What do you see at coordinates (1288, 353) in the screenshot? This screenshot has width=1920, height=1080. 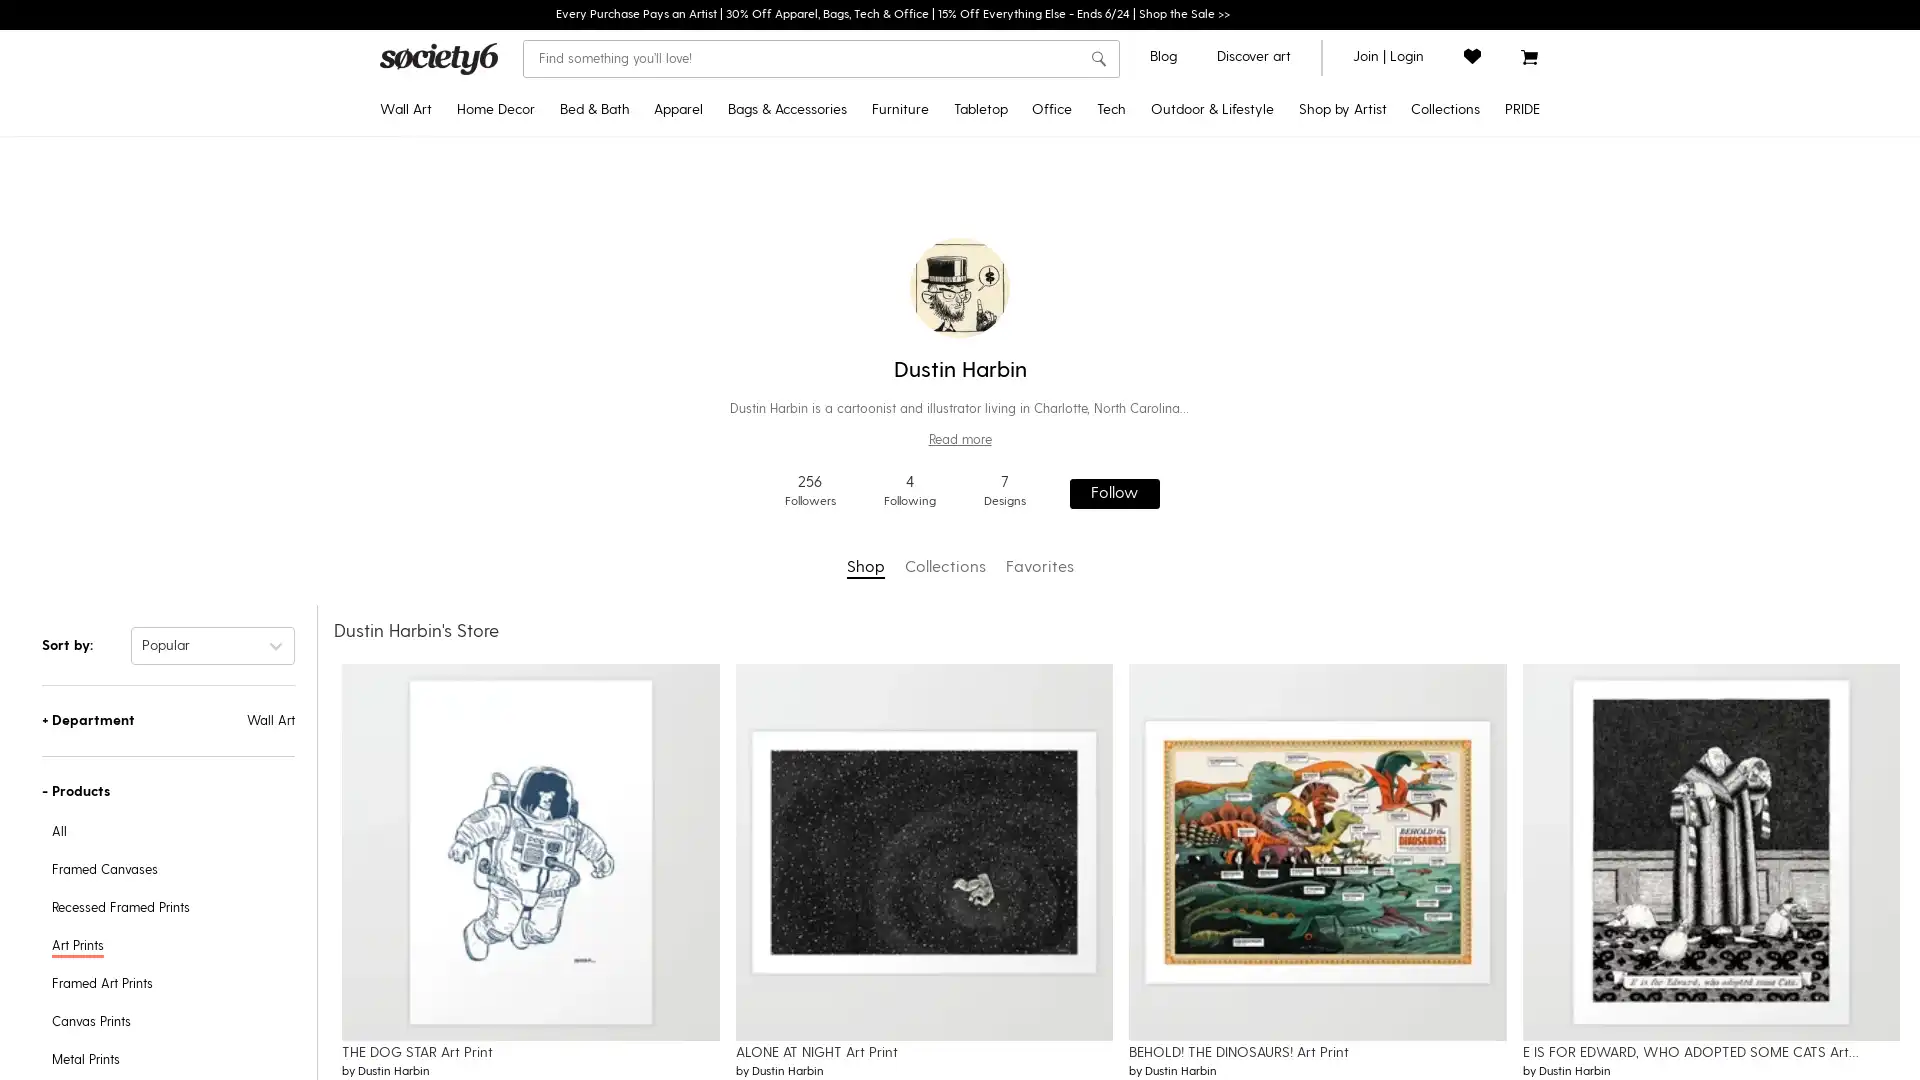 I see `Support Ukrainian Artists` at bounding box center [1288, 353].